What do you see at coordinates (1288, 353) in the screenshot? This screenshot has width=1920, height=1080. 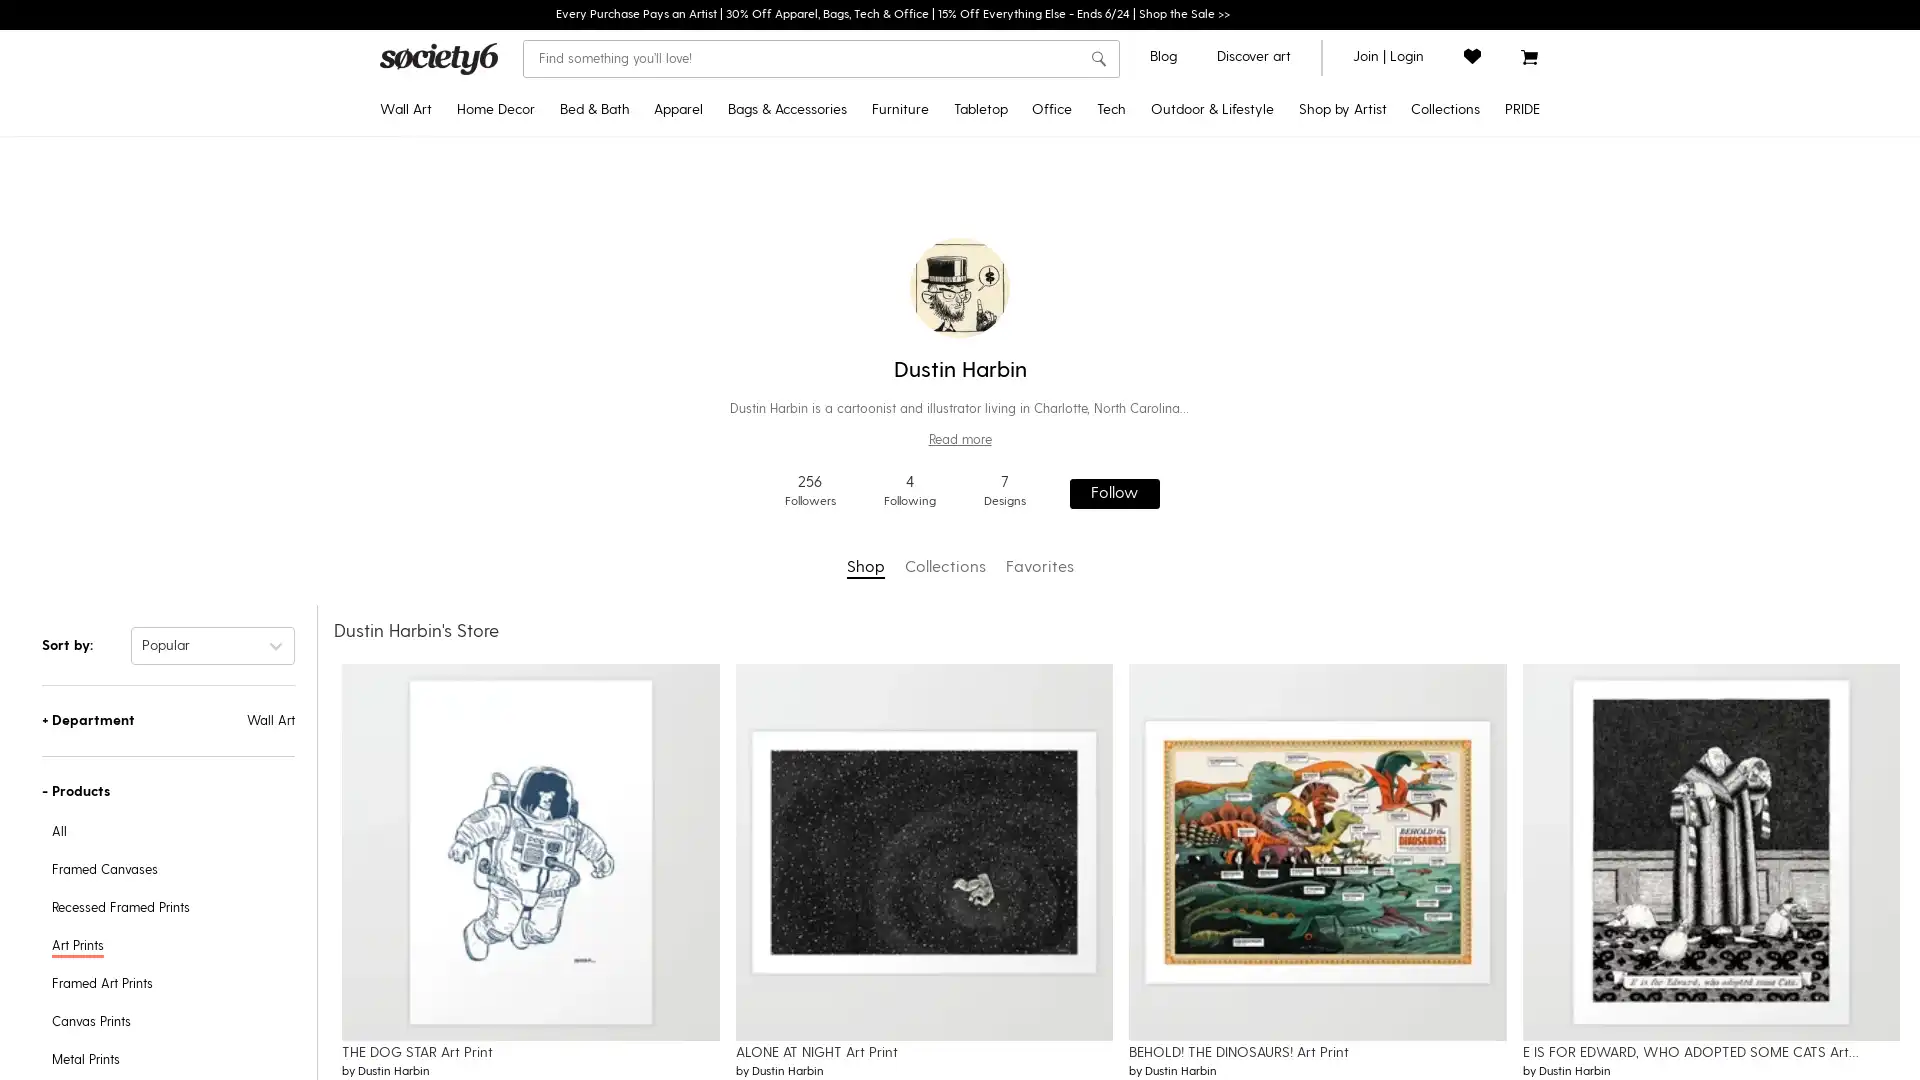 I see `Support Ukrainian Artists` at bounding box center [1288, 353].